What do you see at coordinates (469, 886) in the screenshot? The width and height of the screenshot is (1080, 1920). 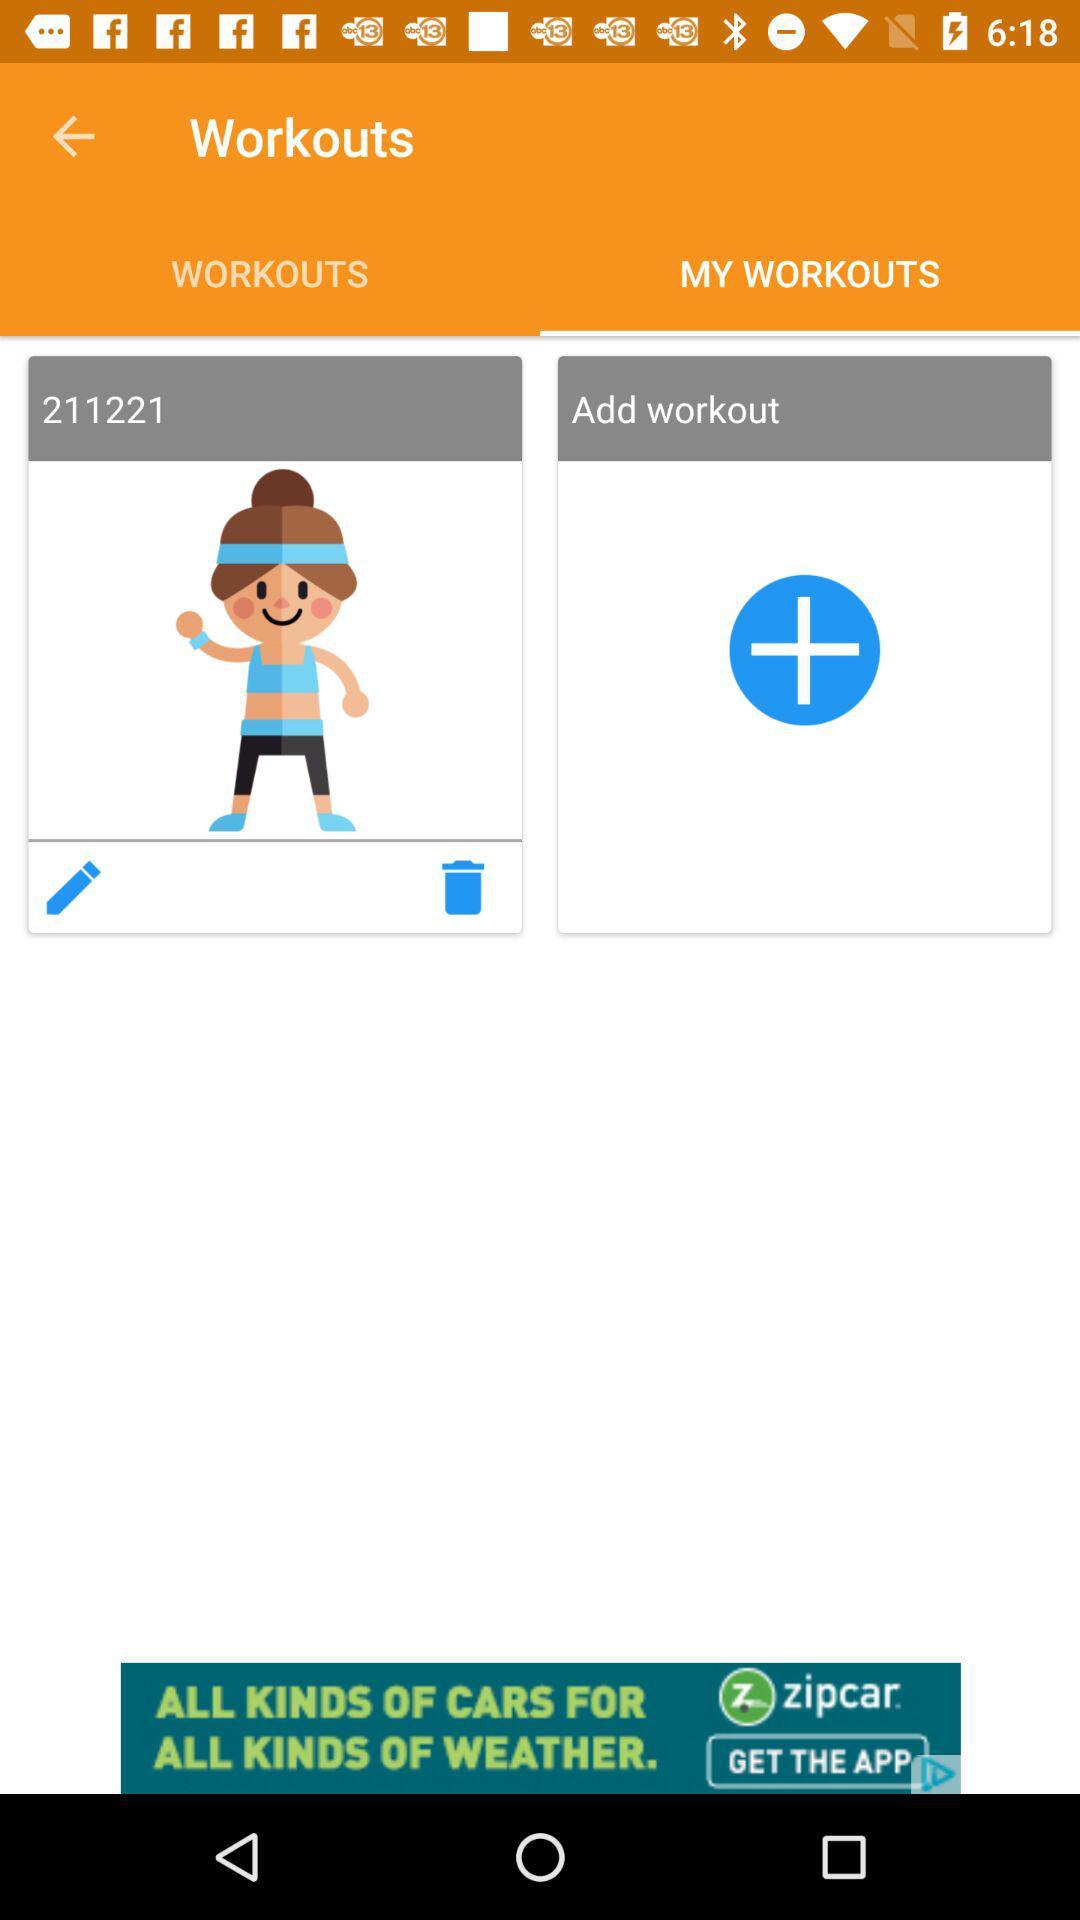 I see `trash` at bounding box center [469, 886].